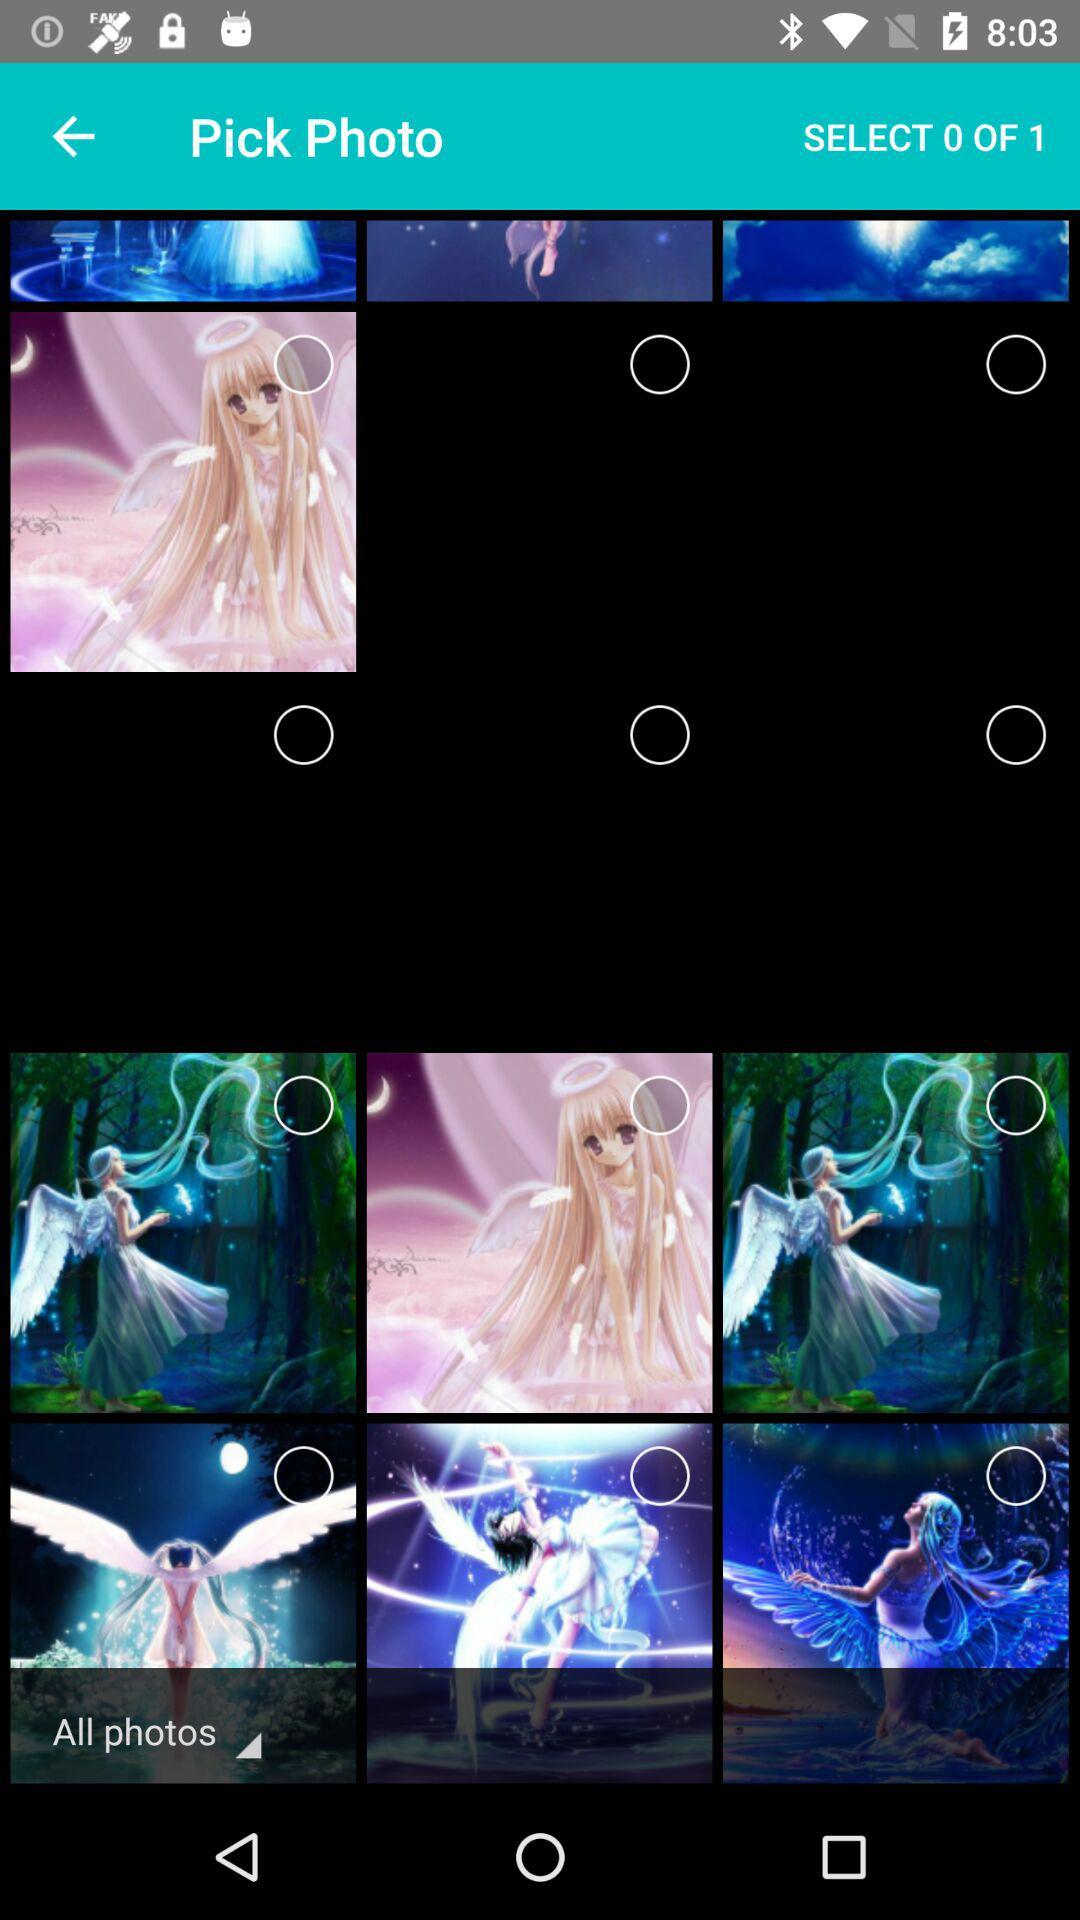 Image resolution: width=1080 pixels, height=1920 pixels. What do you see at coordinates (303, 1104) in the screenshot?
I see `page` at bounding box center [303, 1104].